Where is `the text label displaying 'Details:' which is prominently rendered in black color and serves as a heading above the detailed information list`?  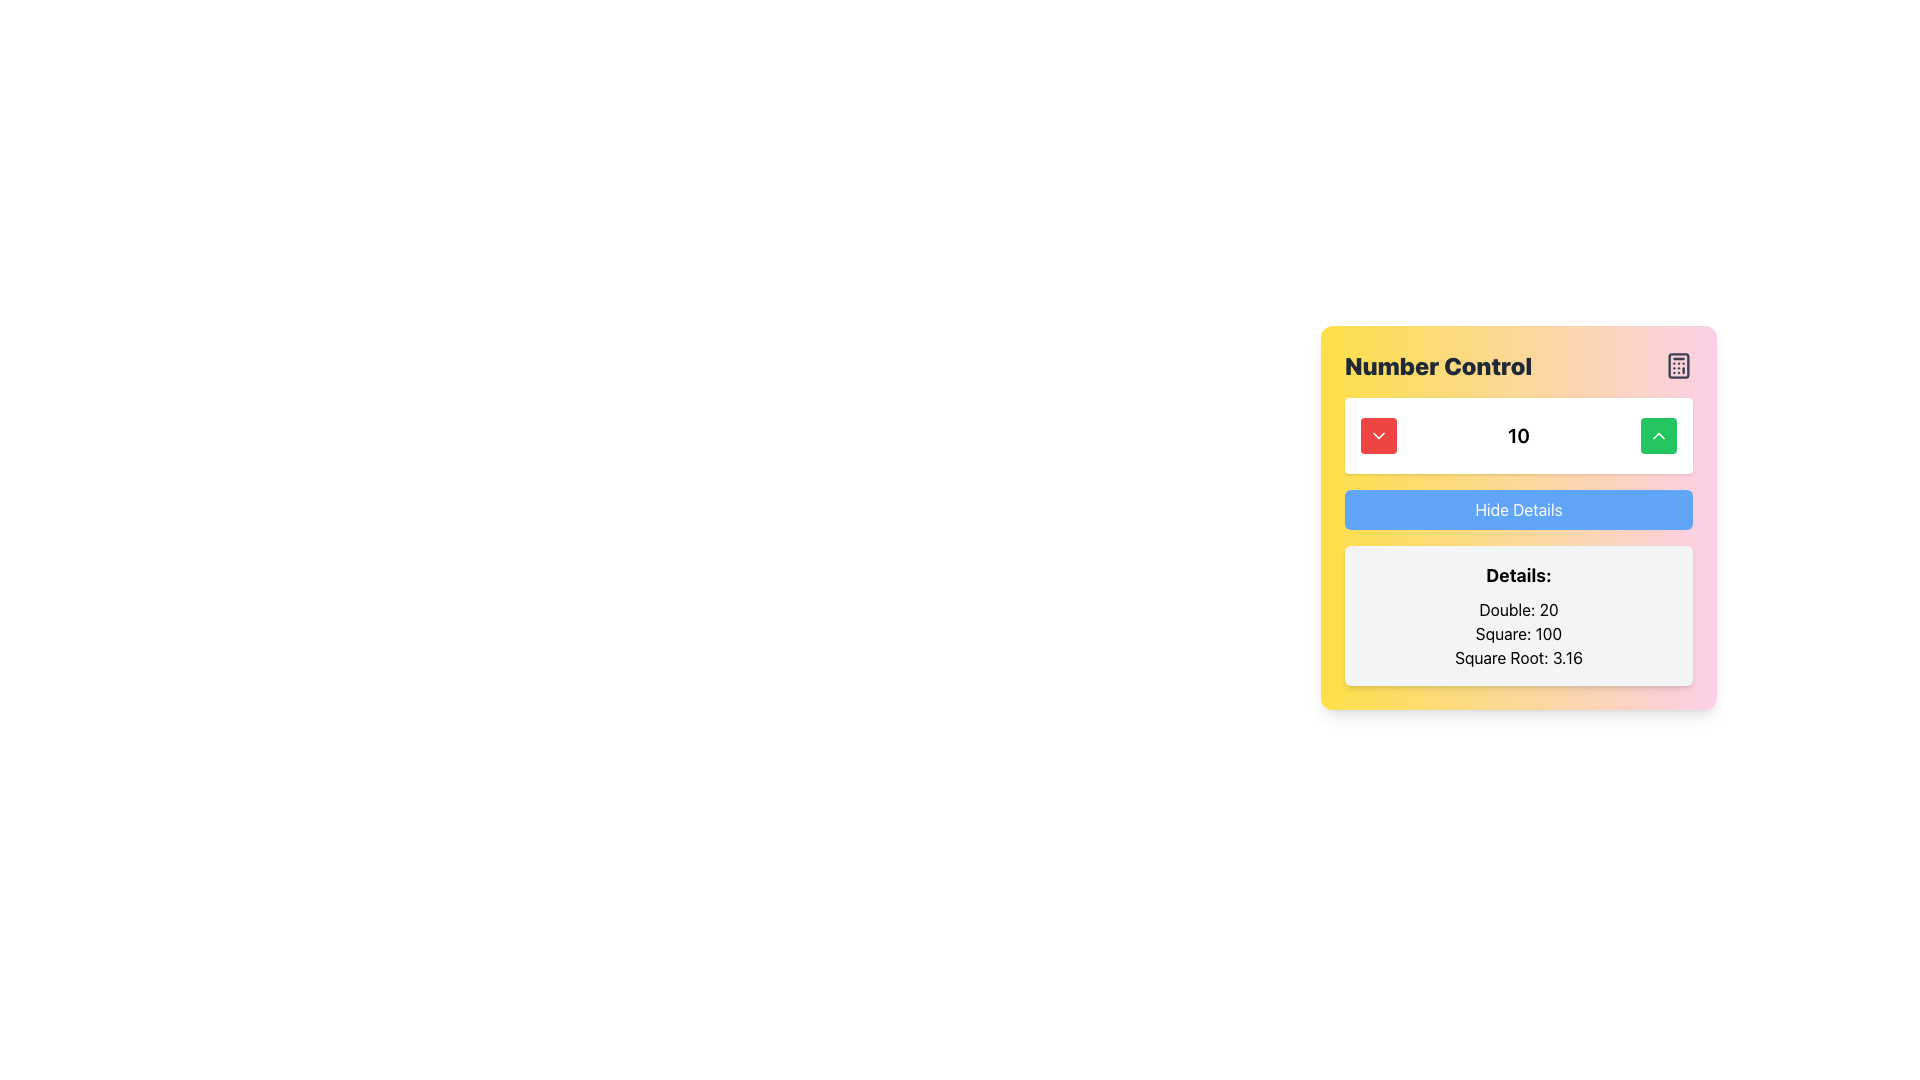 the text label displaying 'Details:' which is prominently rendered in black color and serves as a heading above the detailed information list is located at coordinates (1518, 575).